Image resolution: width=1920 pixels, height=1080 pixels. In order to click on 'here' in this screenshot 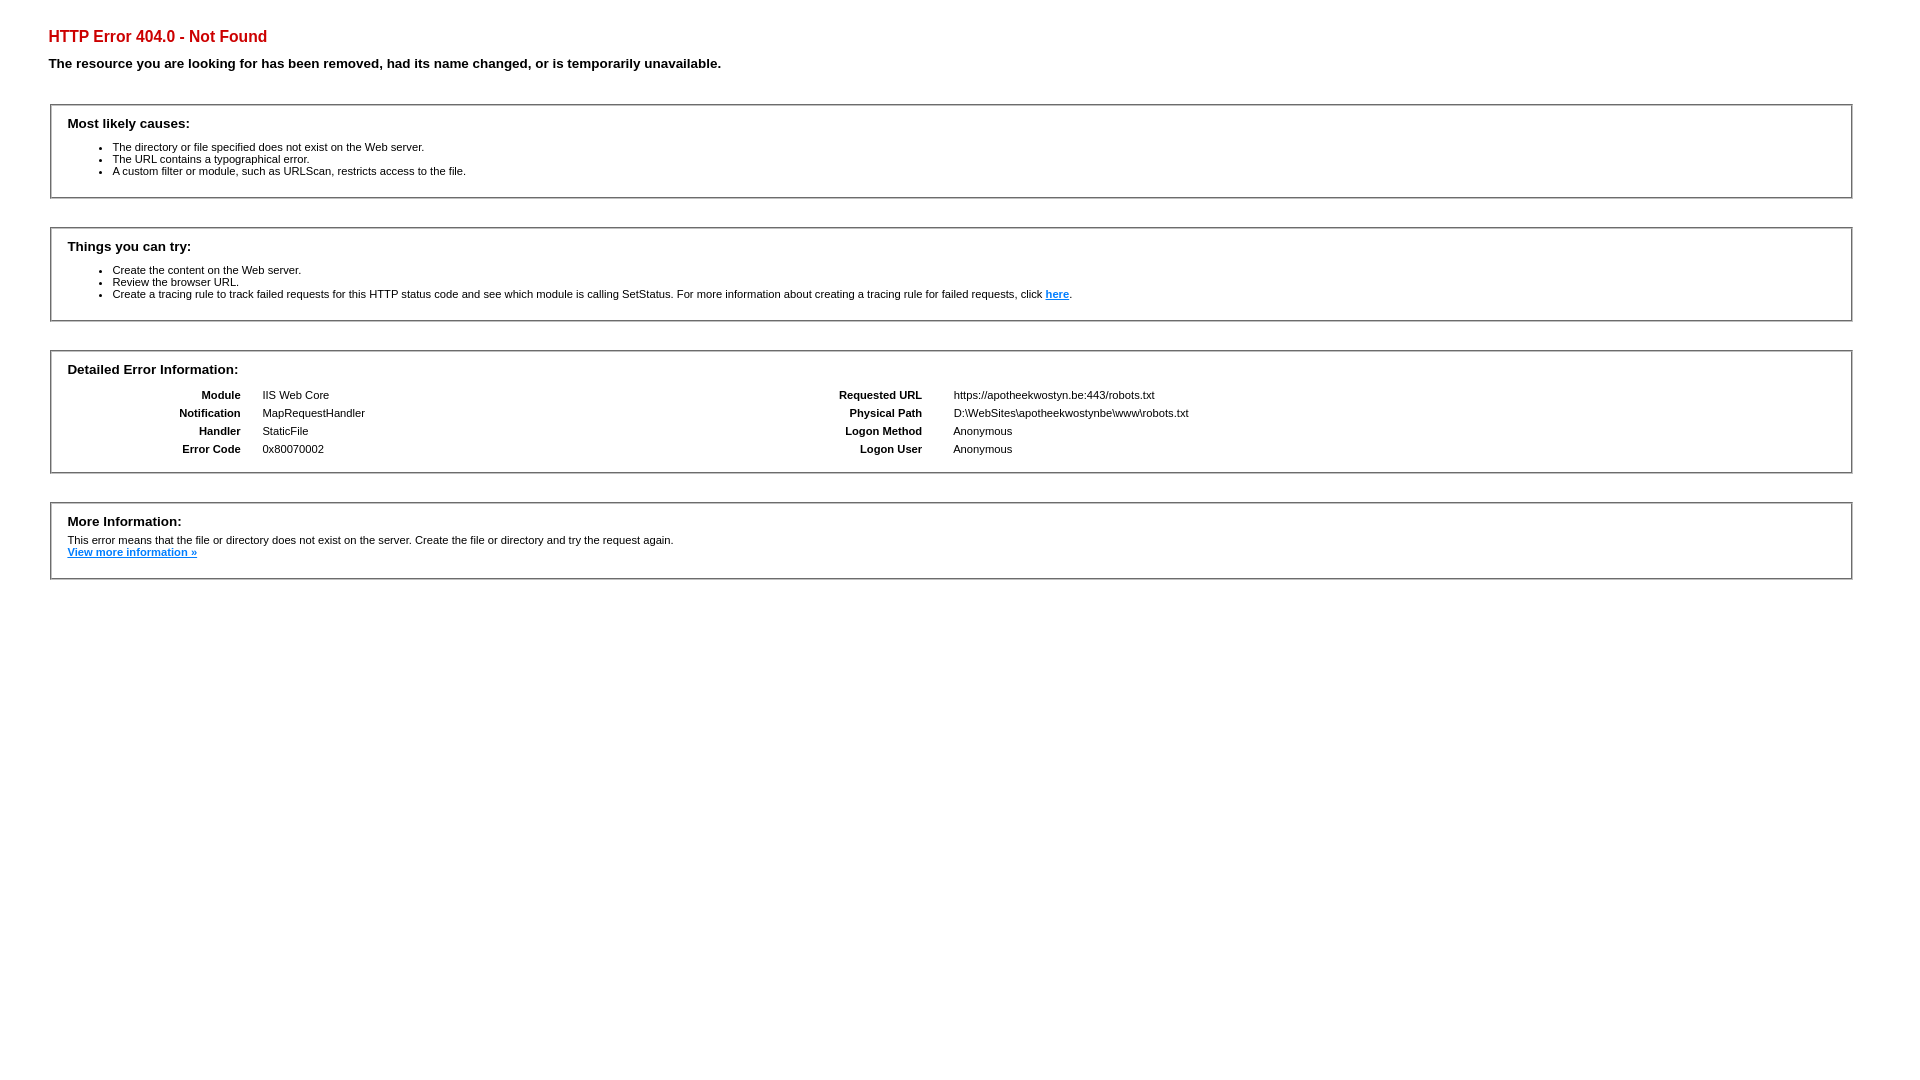, I will do `click(1045, 293)`.